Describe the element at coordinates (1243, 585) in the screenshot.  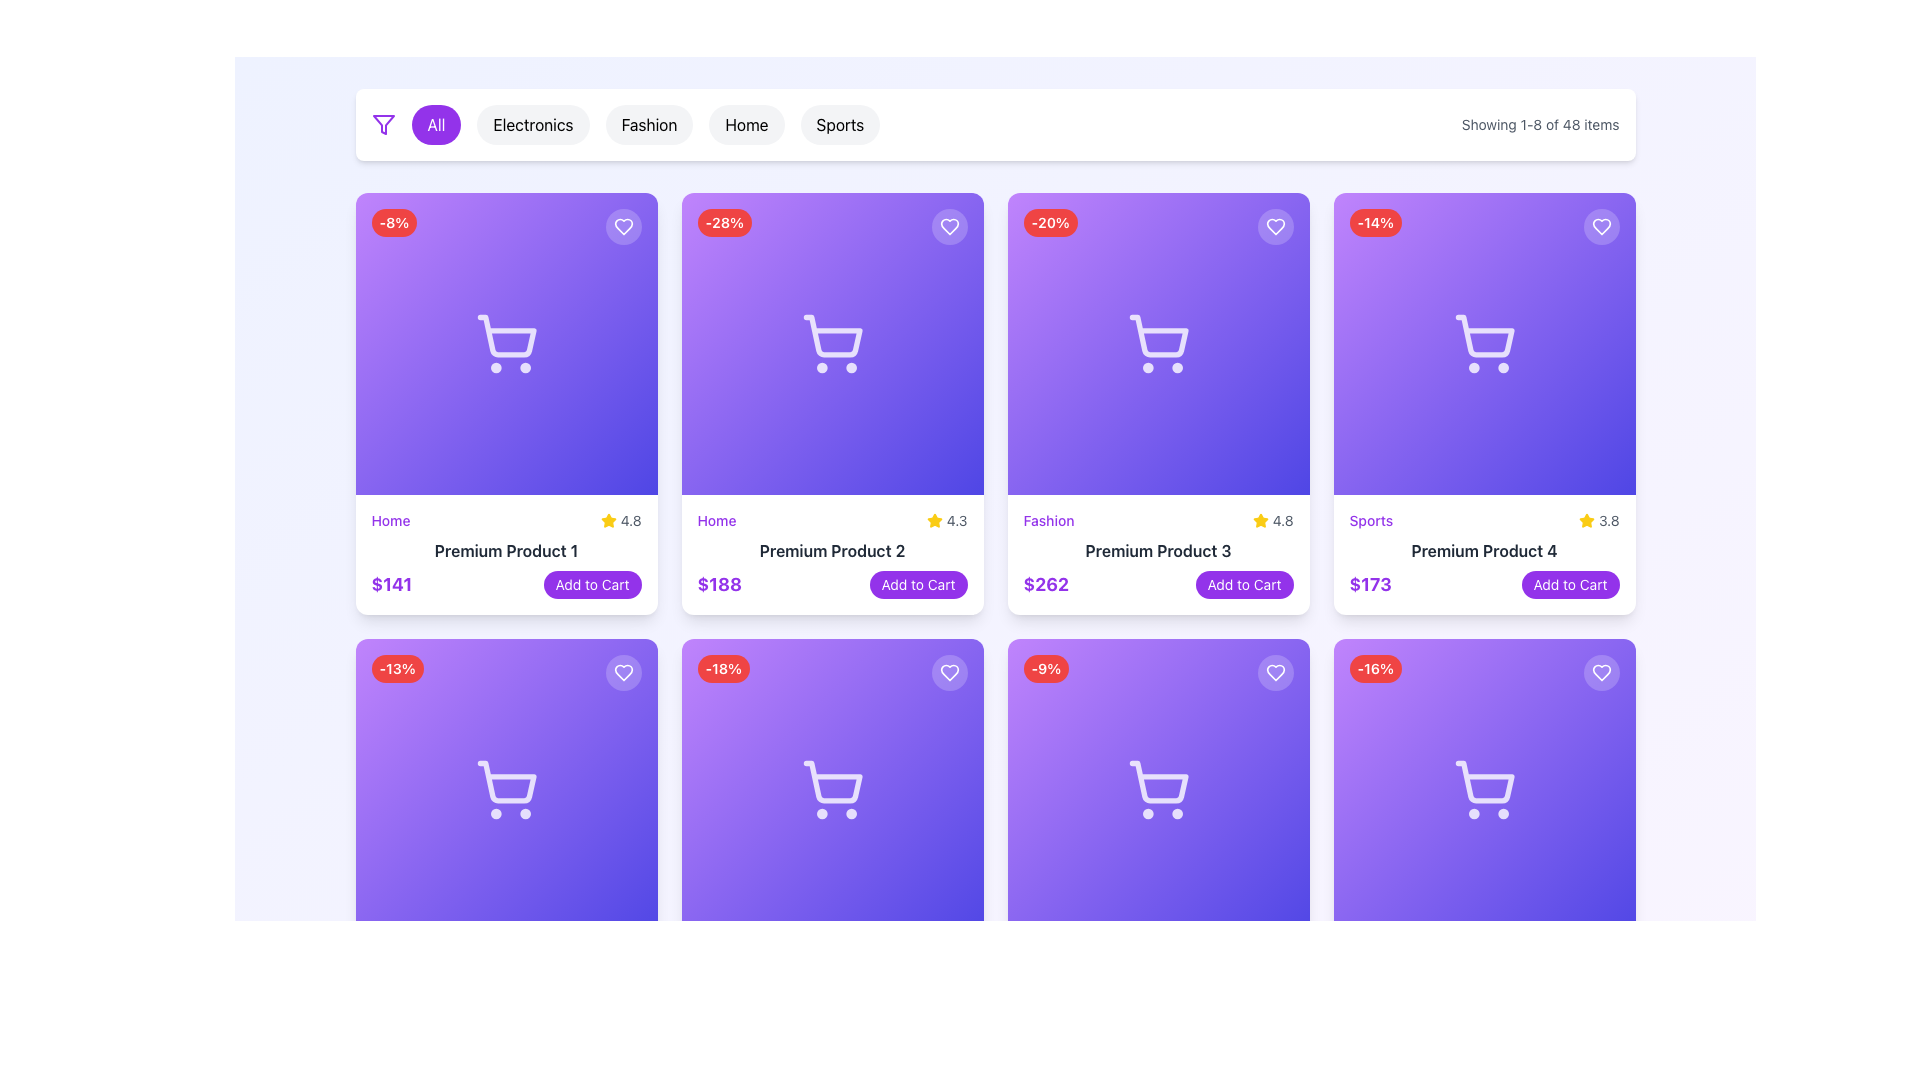
I see `the 'Add to Cart' button, which has a purple background and white text, located in the third card of the top row below the price '$262'` at that location.